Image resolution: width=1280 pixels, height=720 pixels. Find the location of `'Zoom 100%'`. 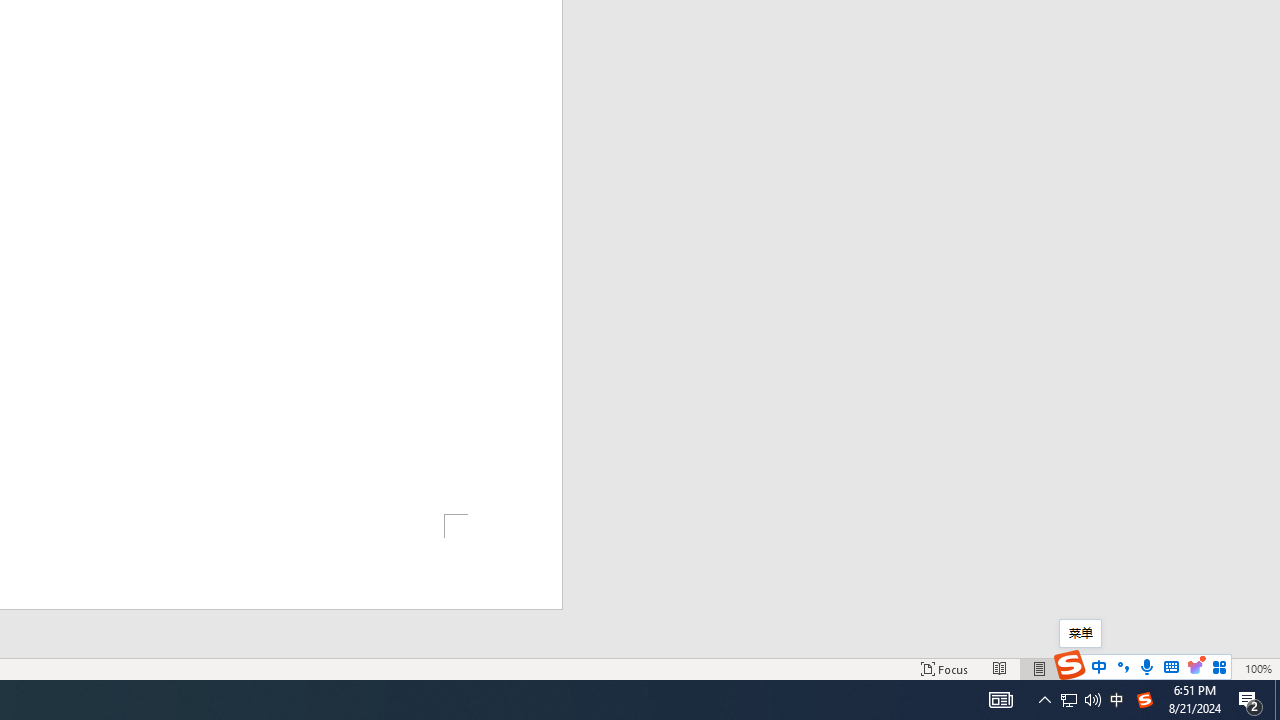

'Zoom 100%' is located at coordinates (1257, 669).